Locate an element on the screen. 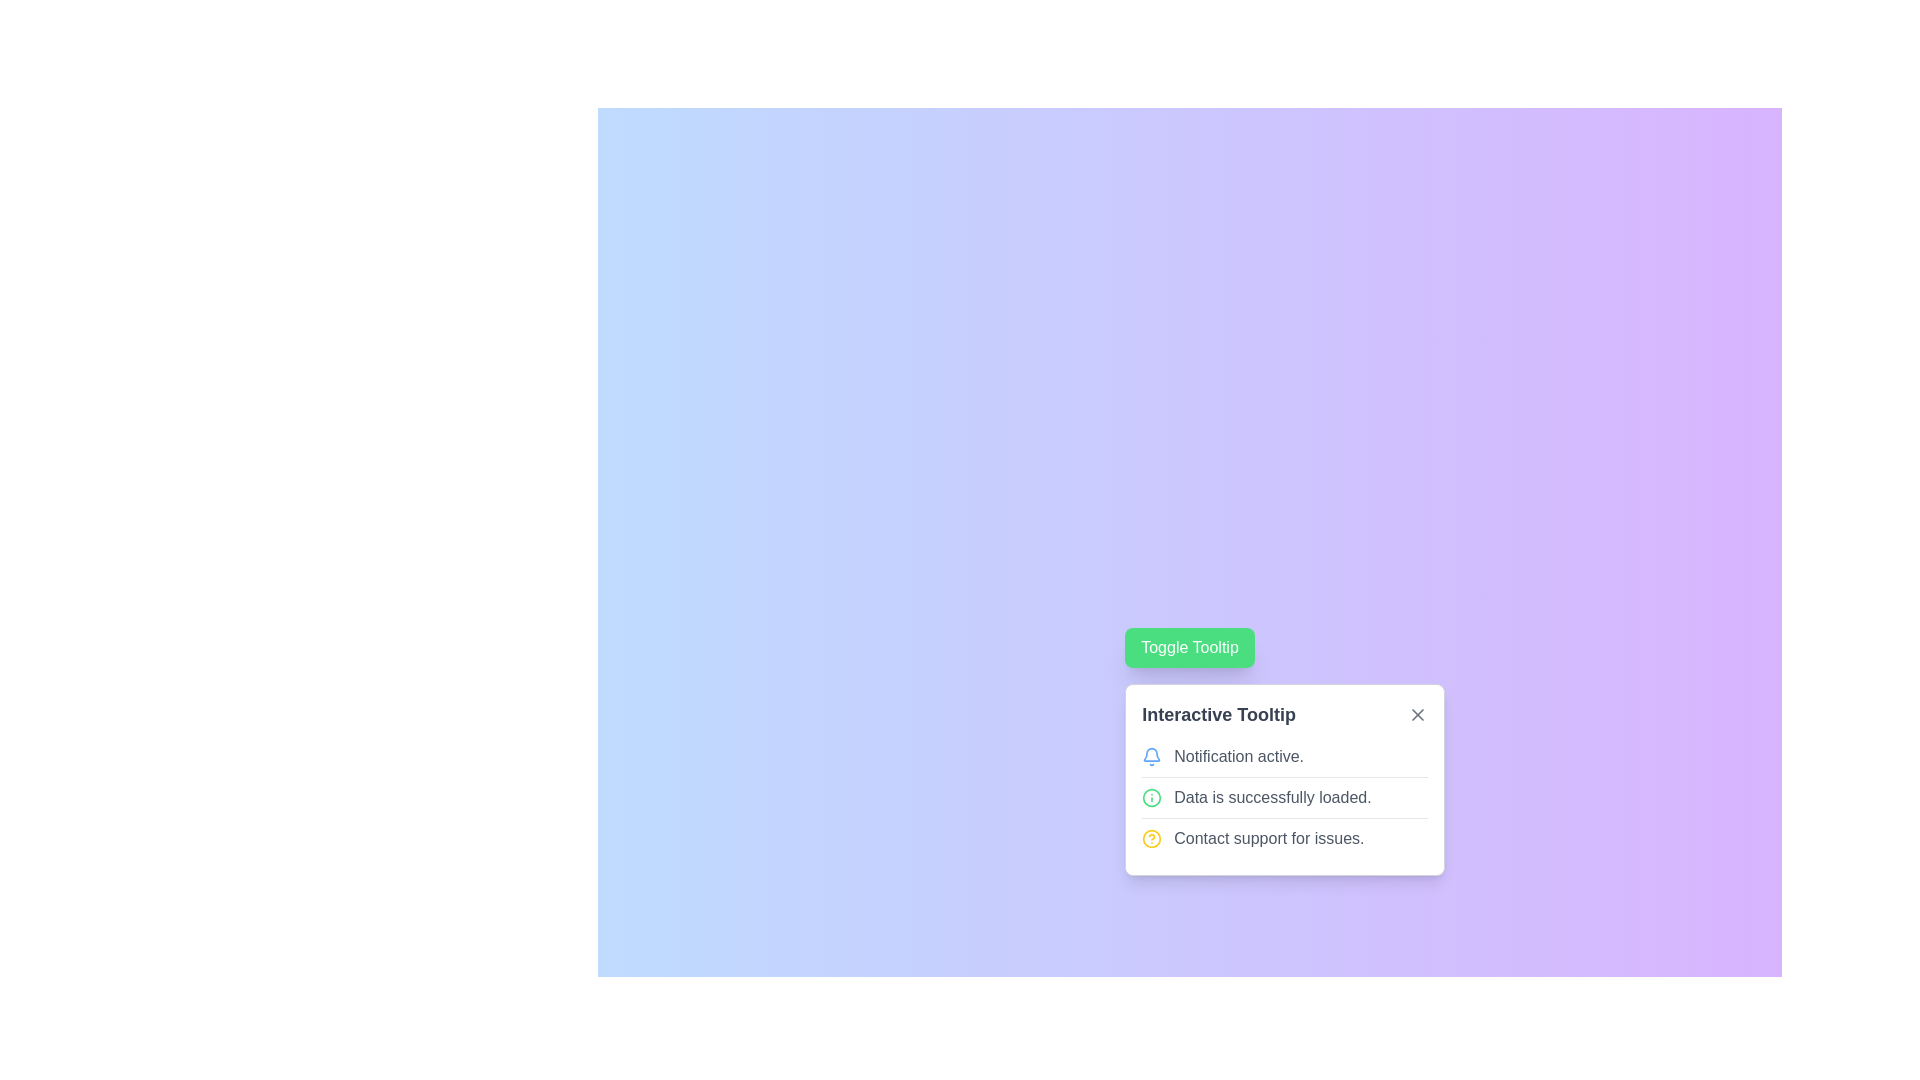  the icon that signifies information or a status update related to the text 'Data is successfully loaded.' by moving the cursor to its center point is located at coordinates (1152, 797).